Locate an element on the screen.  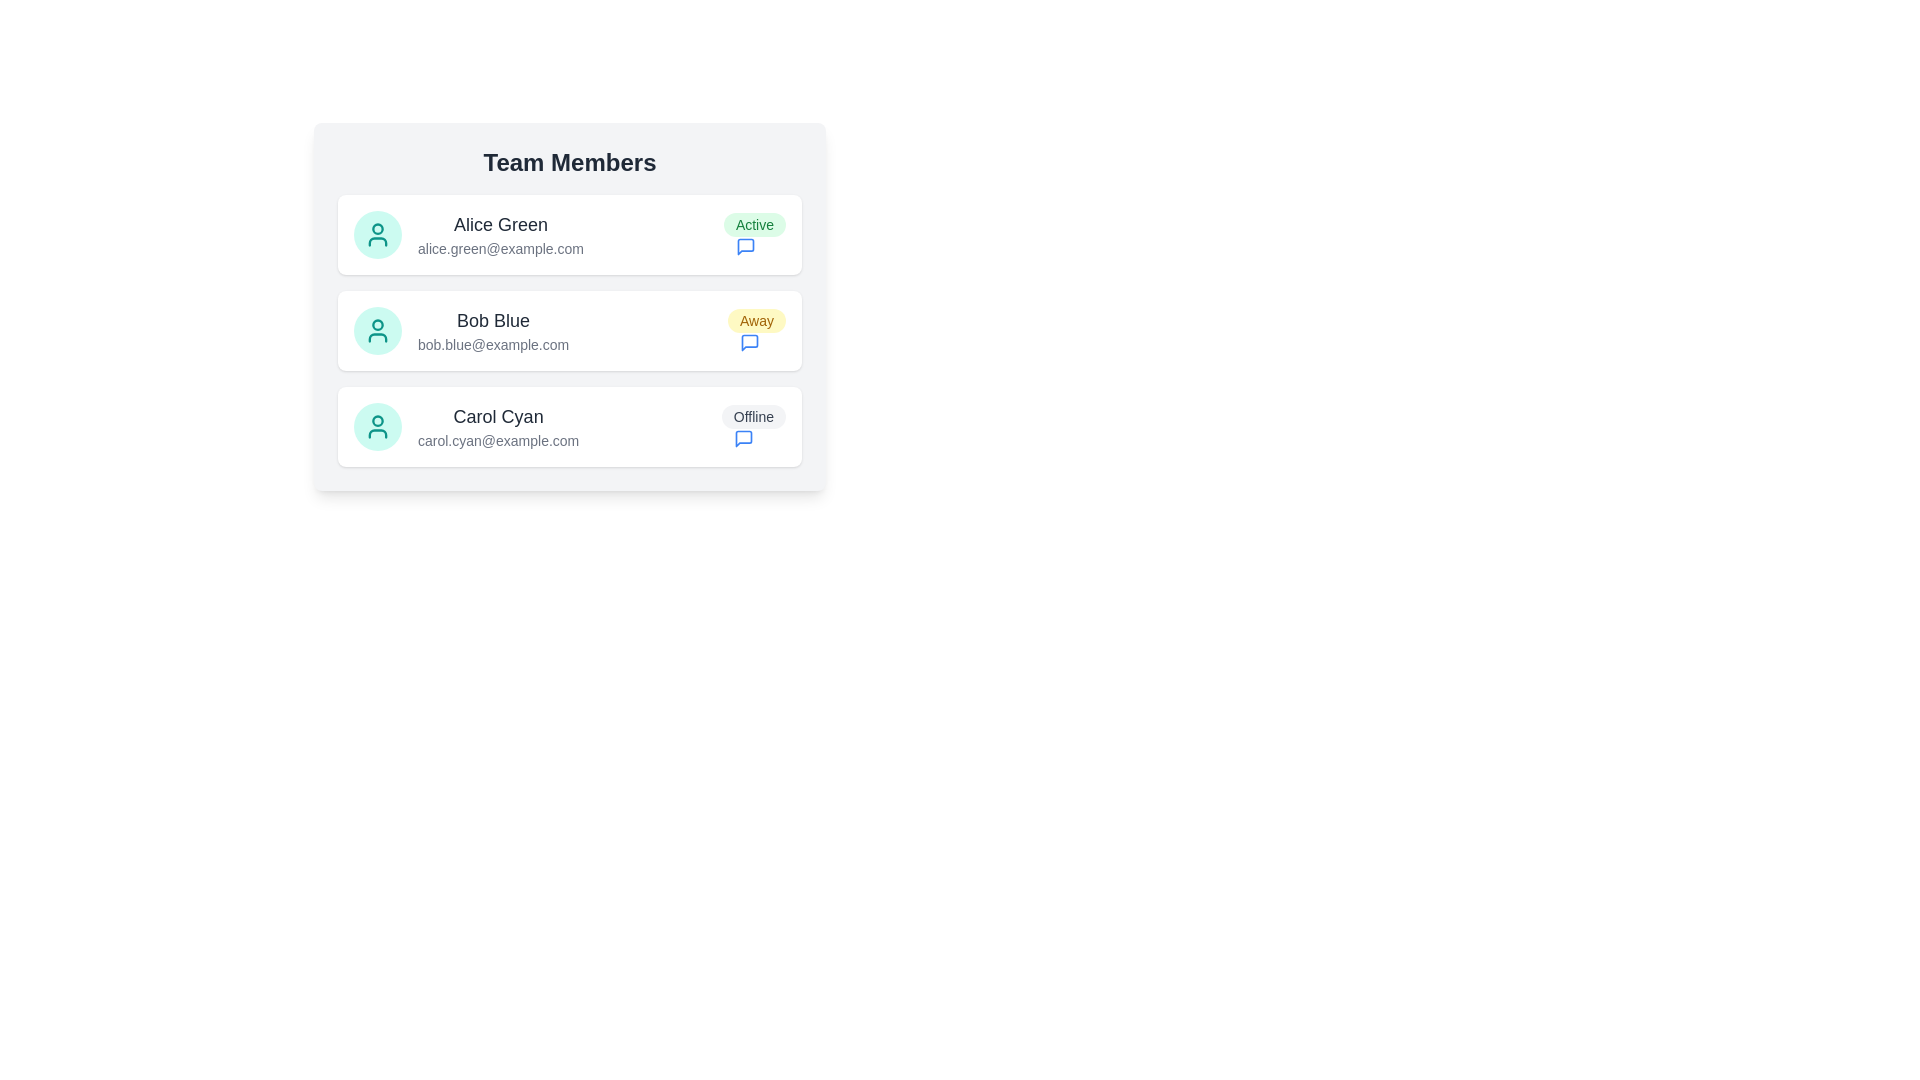
the user profile card located at the bottom of the list, which displays the name, contact details, and current status of the user is located at coordinates (569, 426).